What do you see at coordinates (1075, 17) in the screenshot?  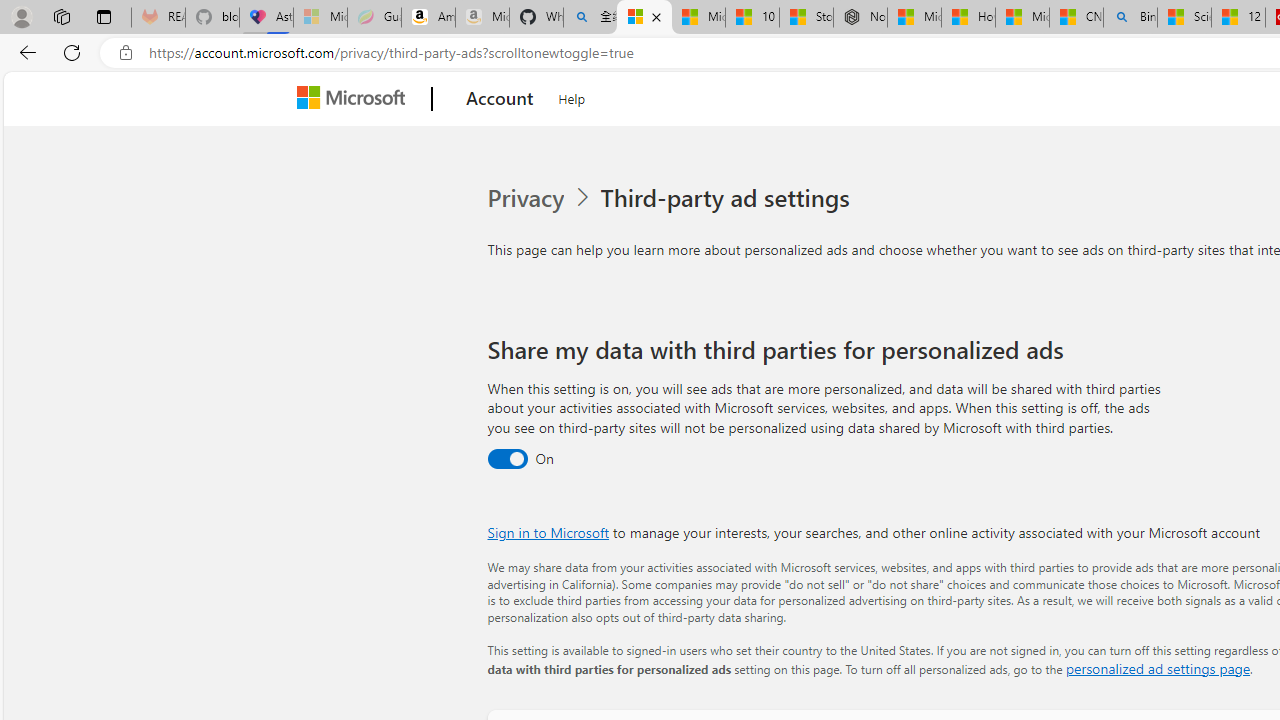 I see `'CNN - MSN'` at bounding box center [1075, 17].